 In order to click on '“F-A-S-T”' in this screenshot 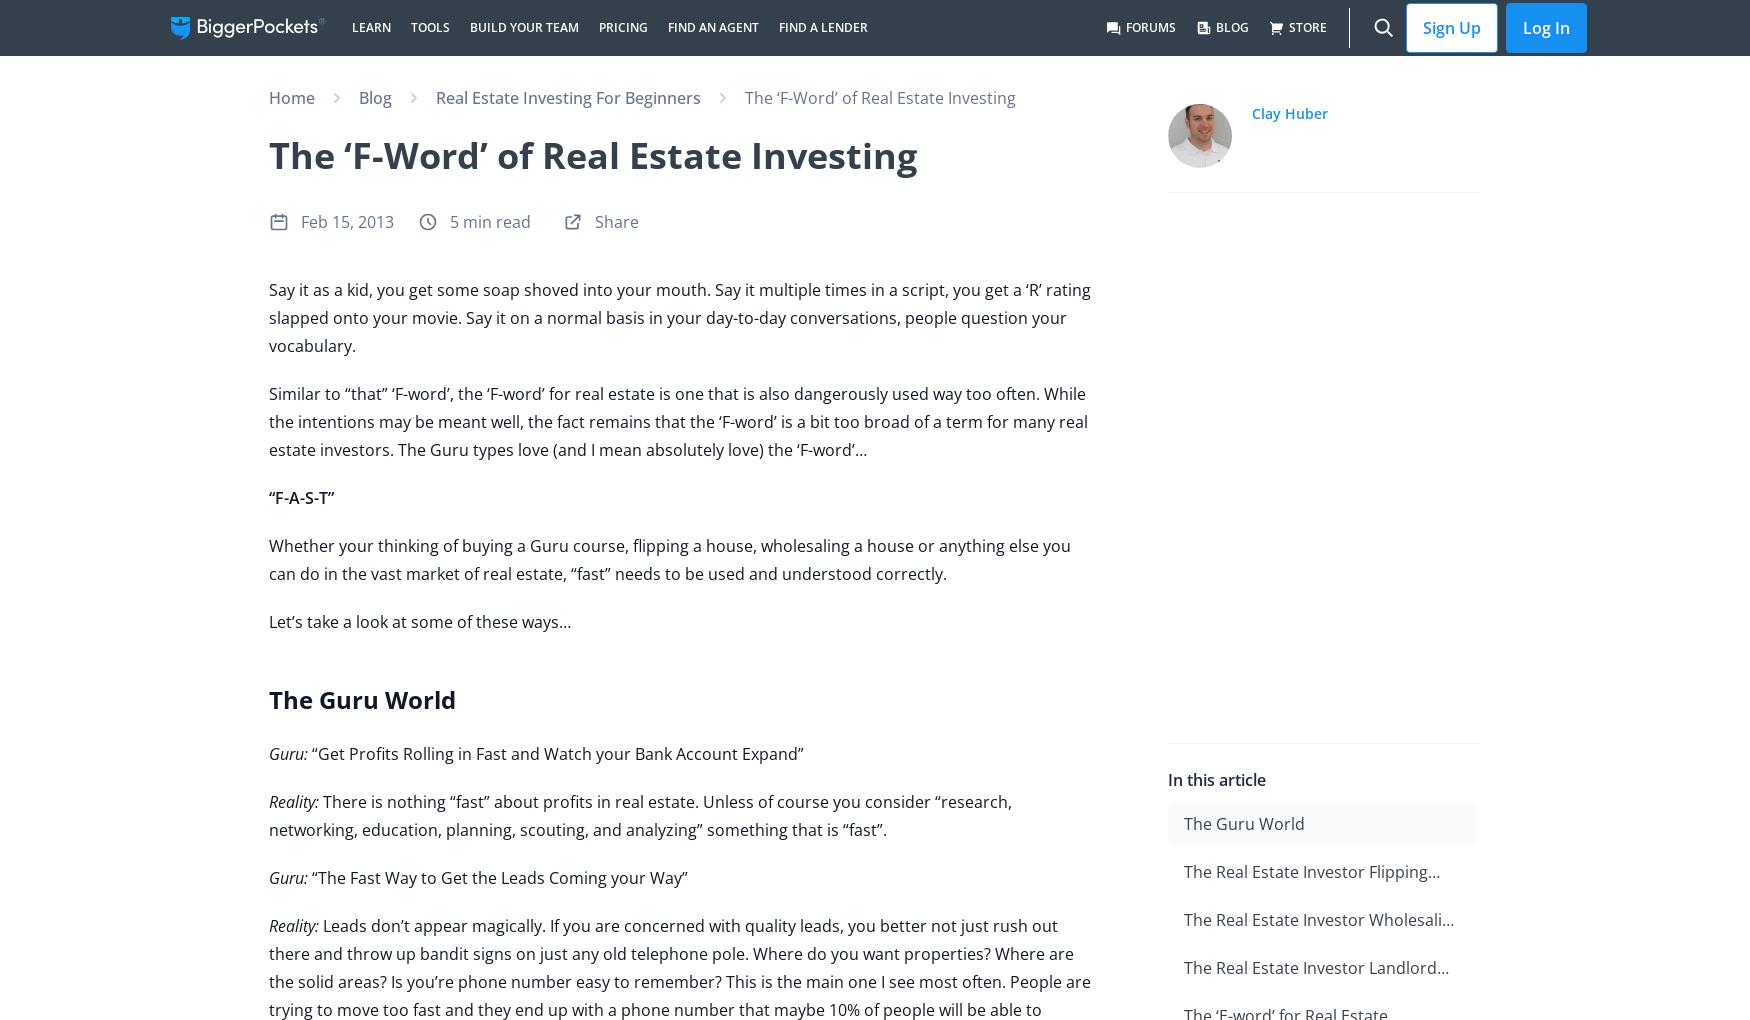, I will do `click(267, 497)`.